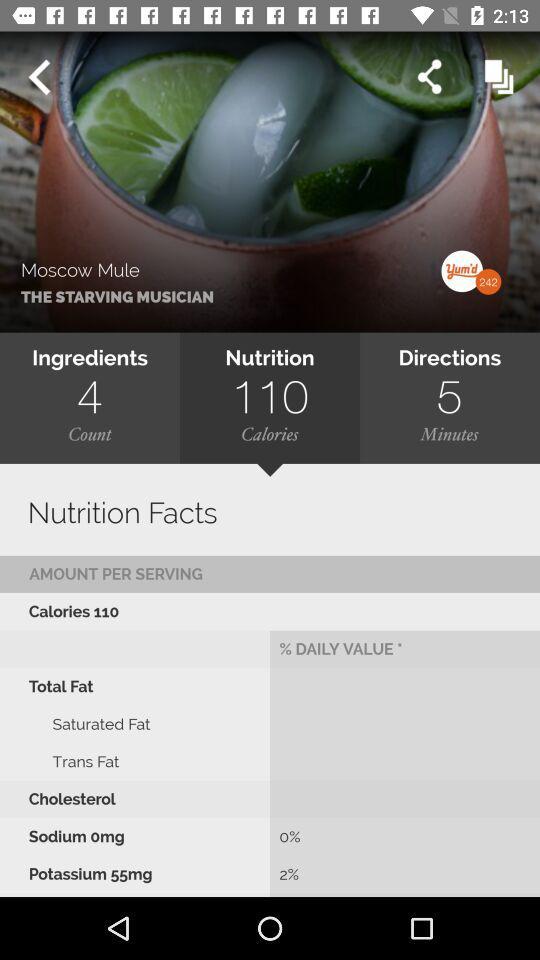  I want to click on the layers icon, so click(498, 77).